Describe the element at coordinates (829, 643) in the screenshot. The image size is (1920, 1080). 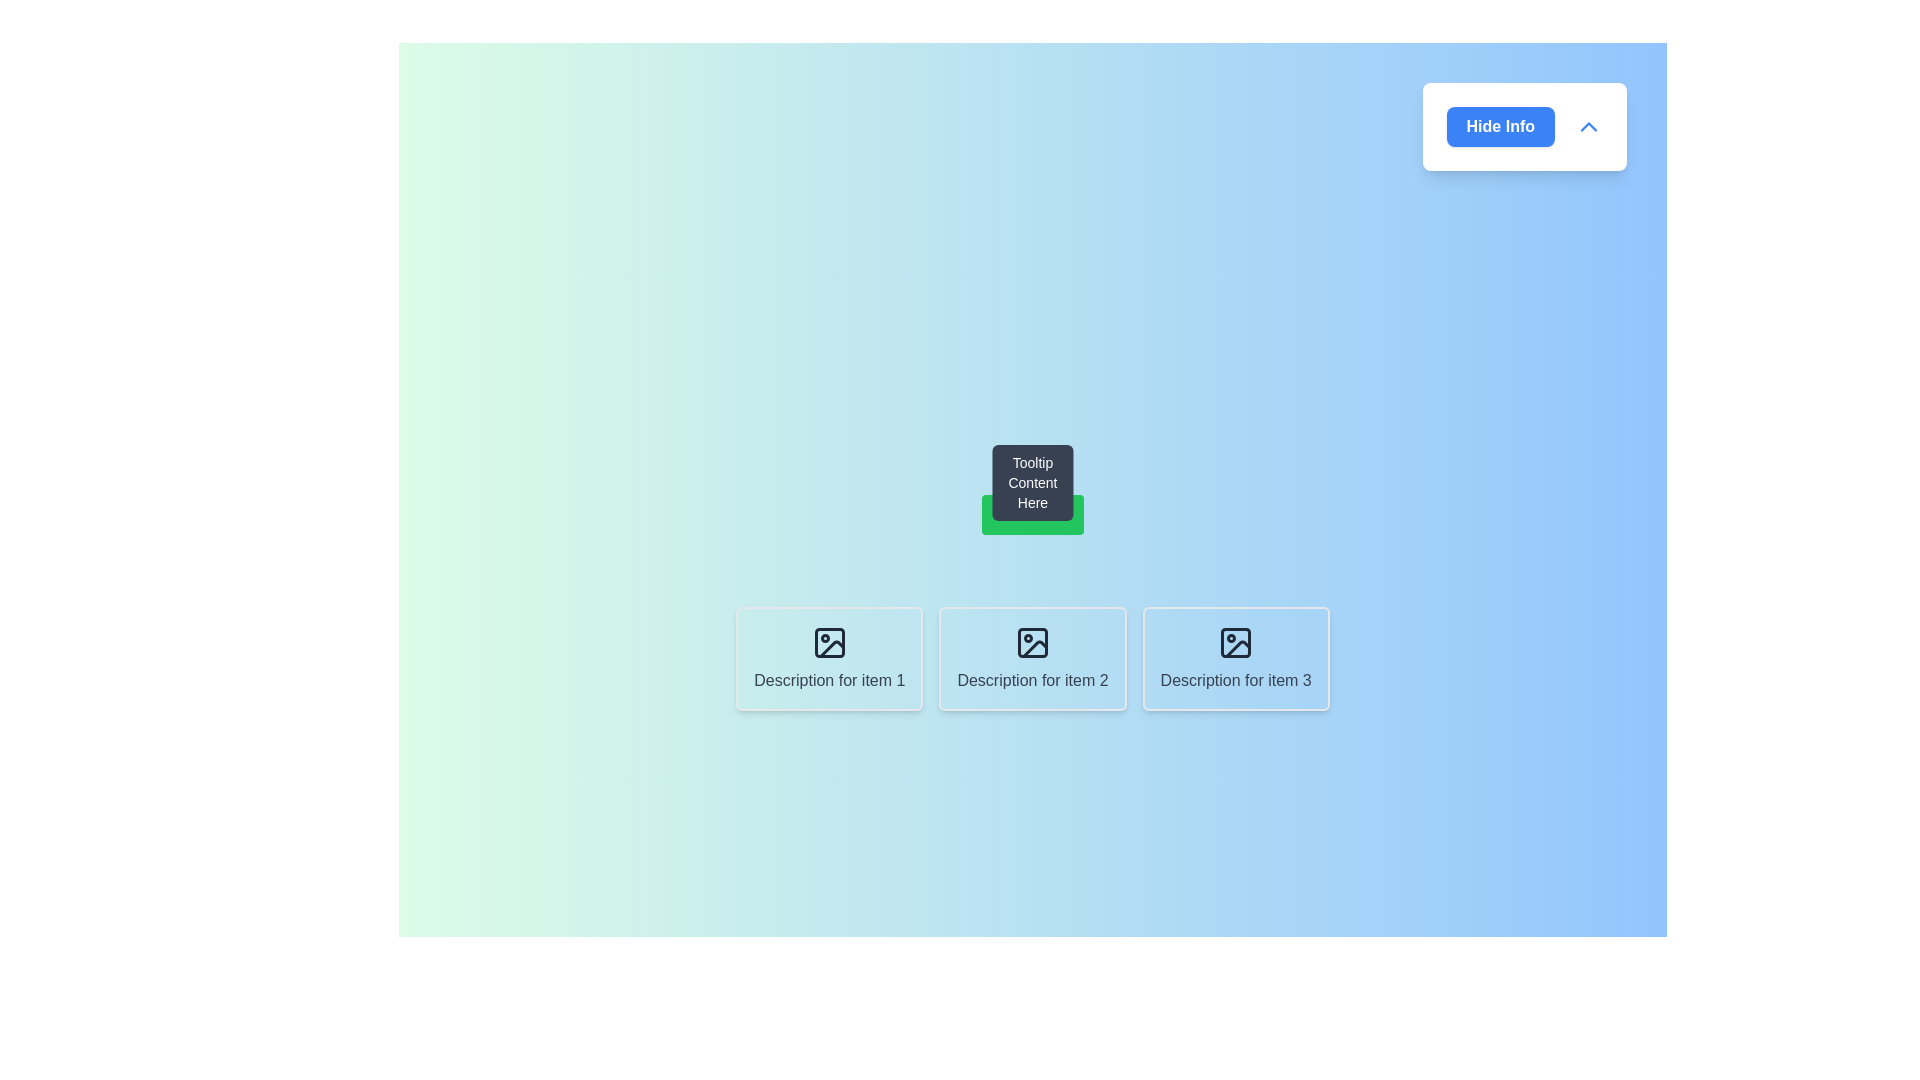
I see `the decorative or identification icon located above the label 'Description for item 1' in the first card of three equally spaced cards at the bottom center of the interface` at that location.